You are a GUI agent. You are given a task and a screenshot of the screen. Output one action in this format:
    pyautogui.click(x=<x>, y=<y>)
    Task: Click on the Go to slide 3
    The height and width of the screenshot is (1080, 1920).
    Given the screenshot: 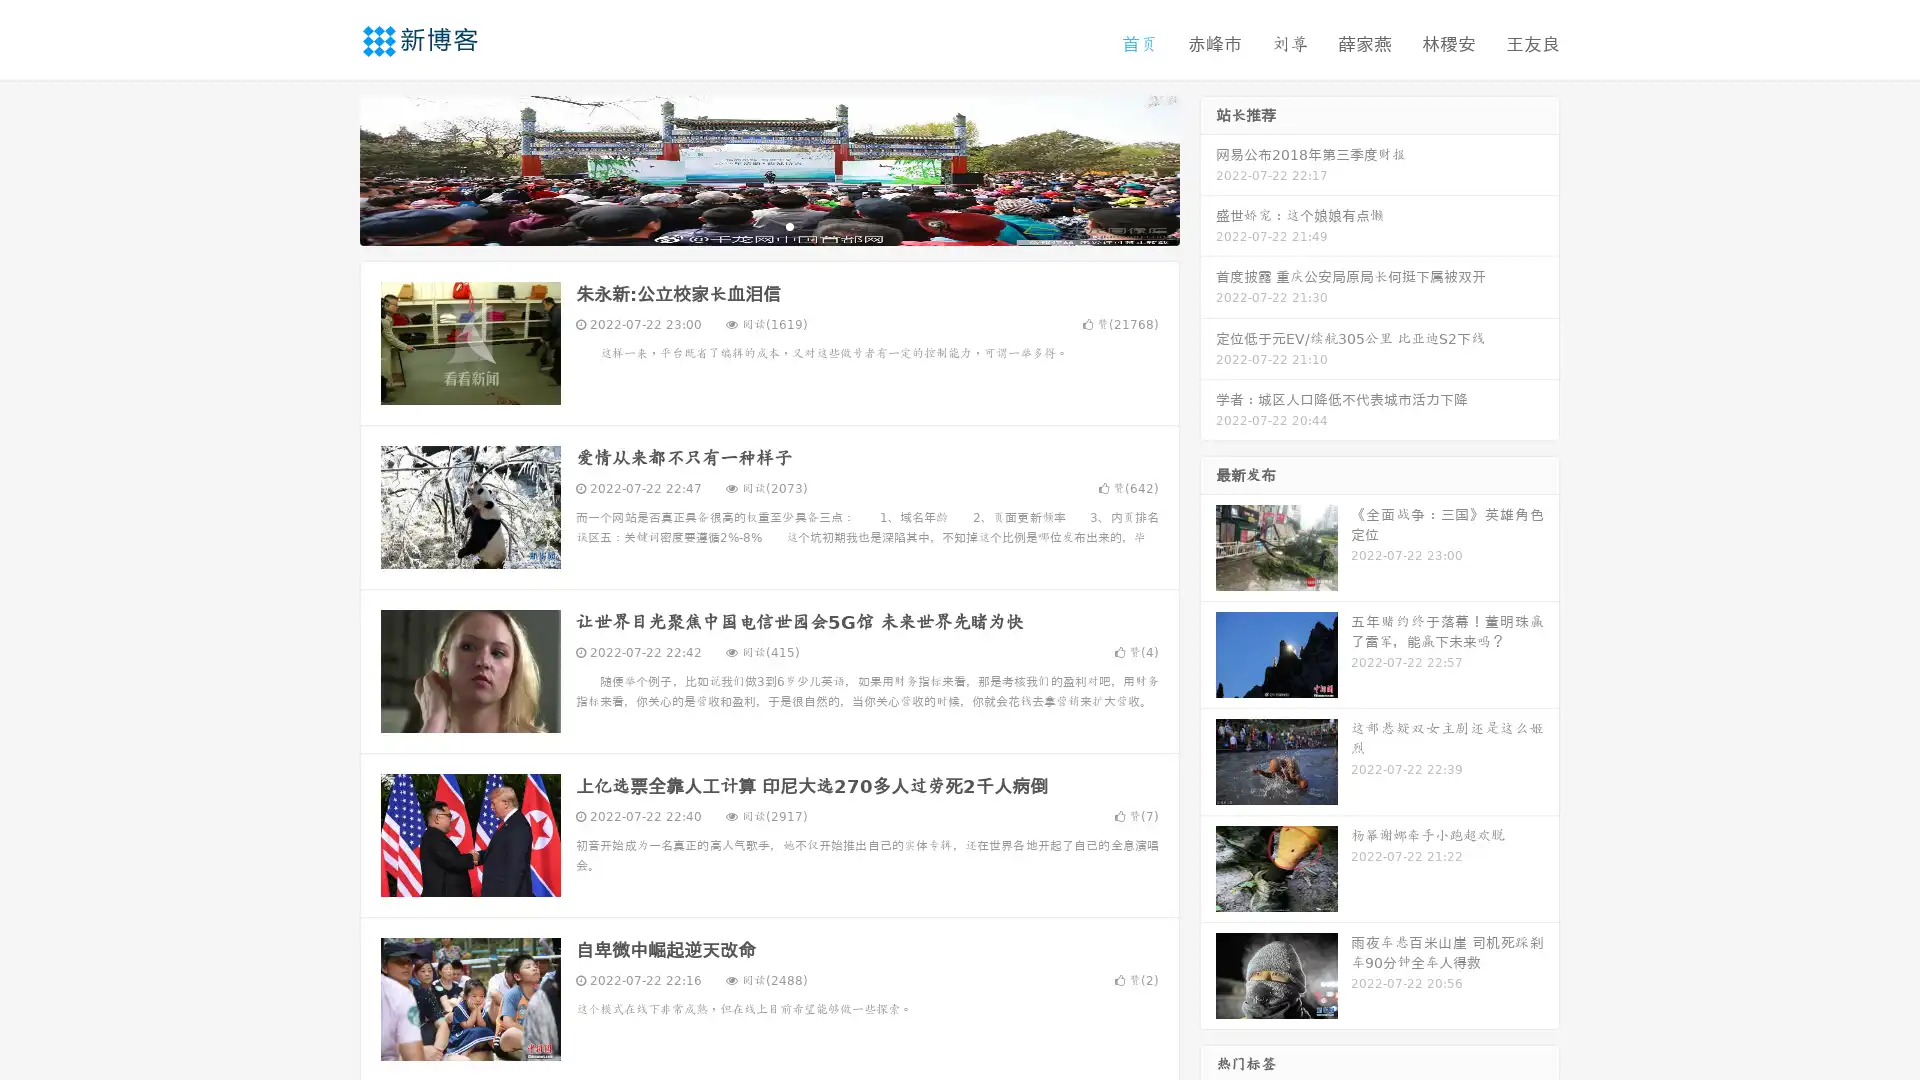 What is the action you would take?
    pyautogui.click(x=789, y=225)
    